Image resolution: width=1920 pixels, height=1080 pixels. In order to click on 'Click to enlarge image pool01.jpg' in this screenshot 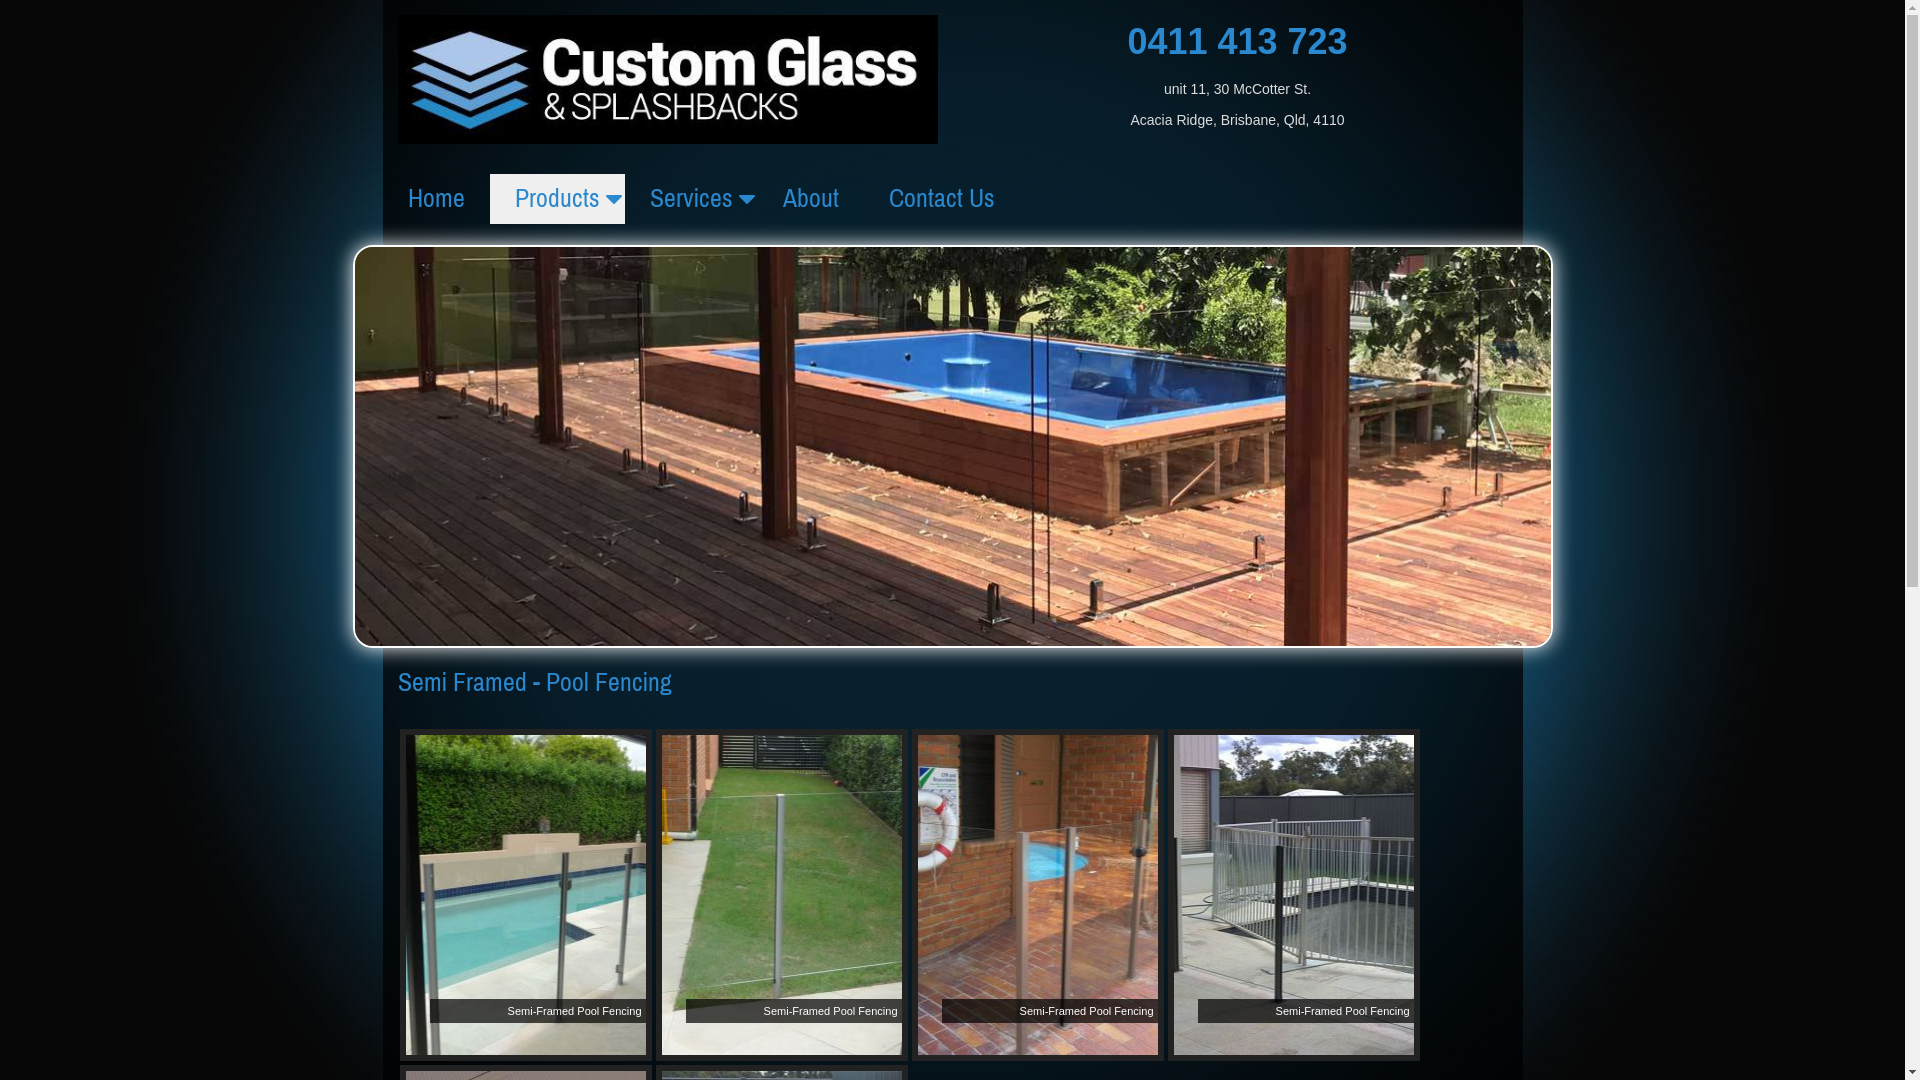, I will do `click(526, 893)`.